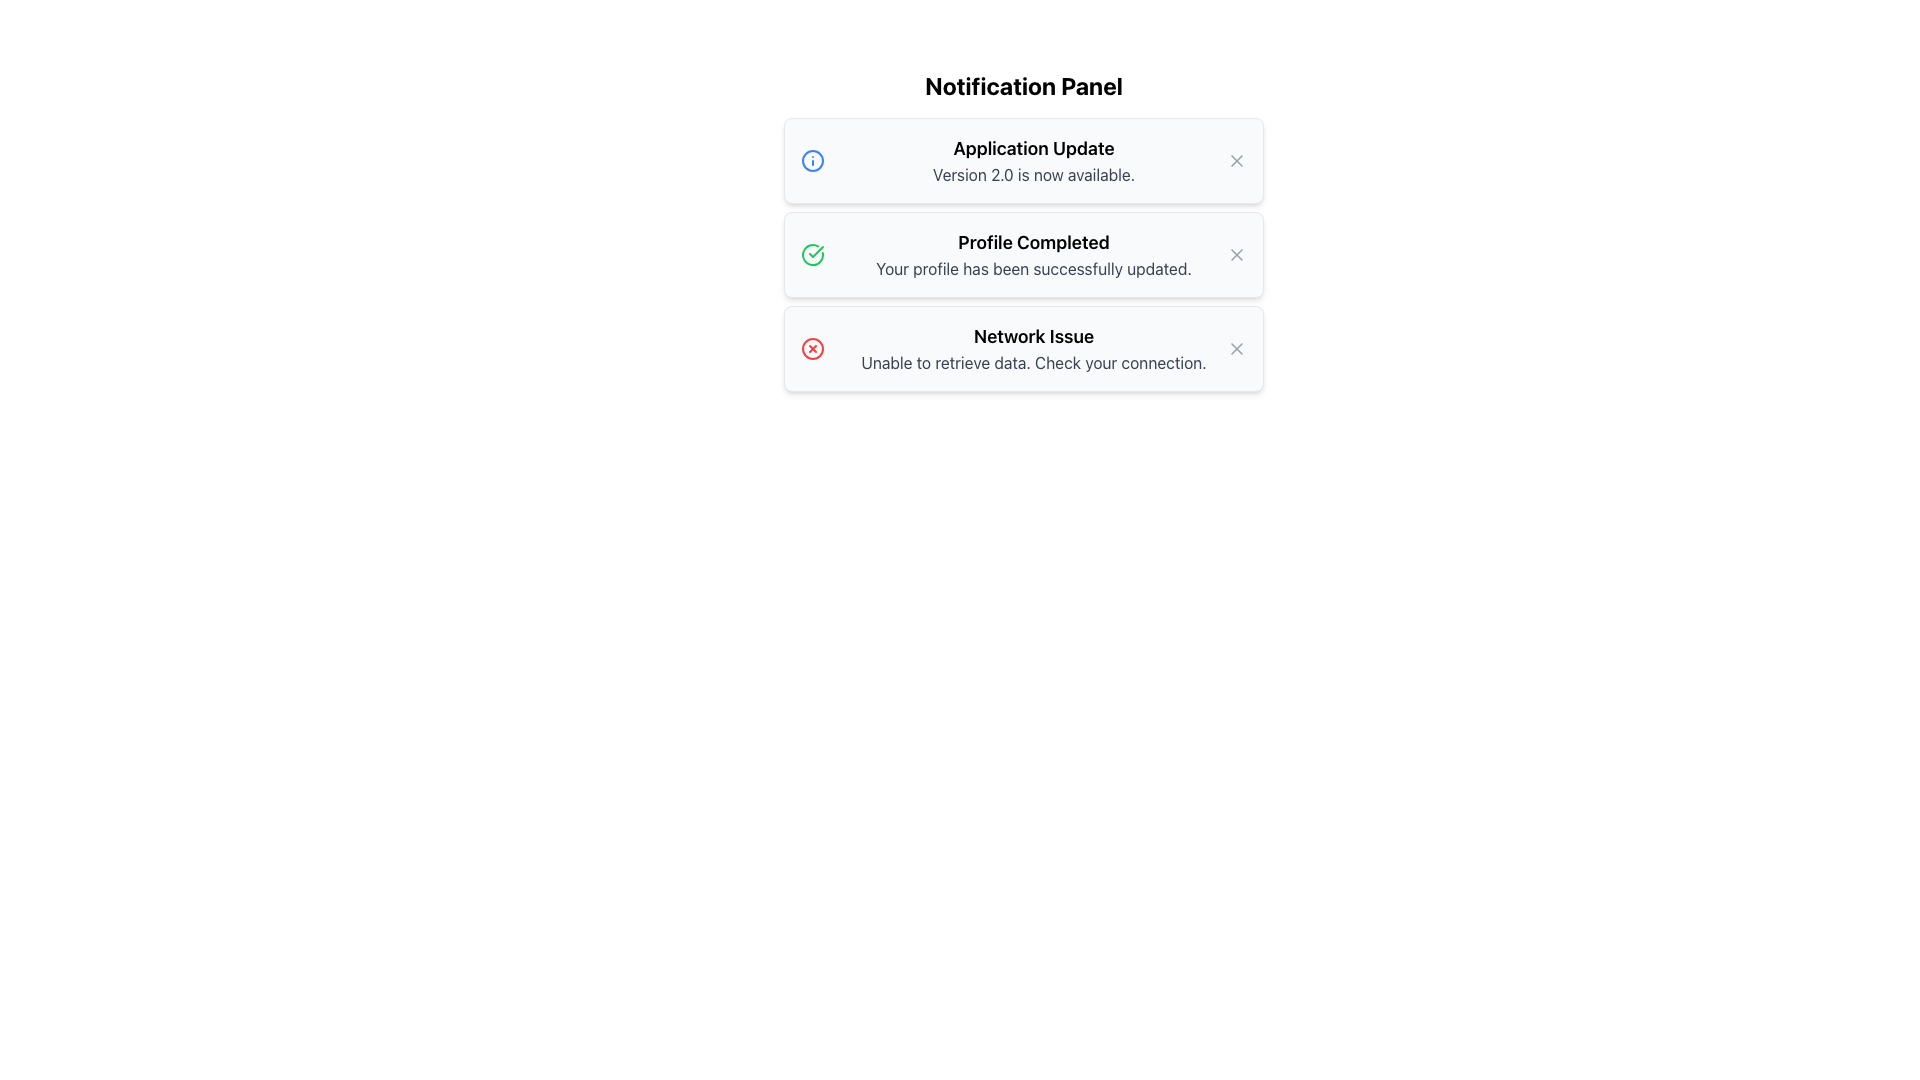 The width and height of the screenshot is (1920, 1080). I want to click on the visual appearance of the close icon represented by a small cross-shaped icon located in the top-right corner of the 'Application Update' notification panel, so click(1236, 160).